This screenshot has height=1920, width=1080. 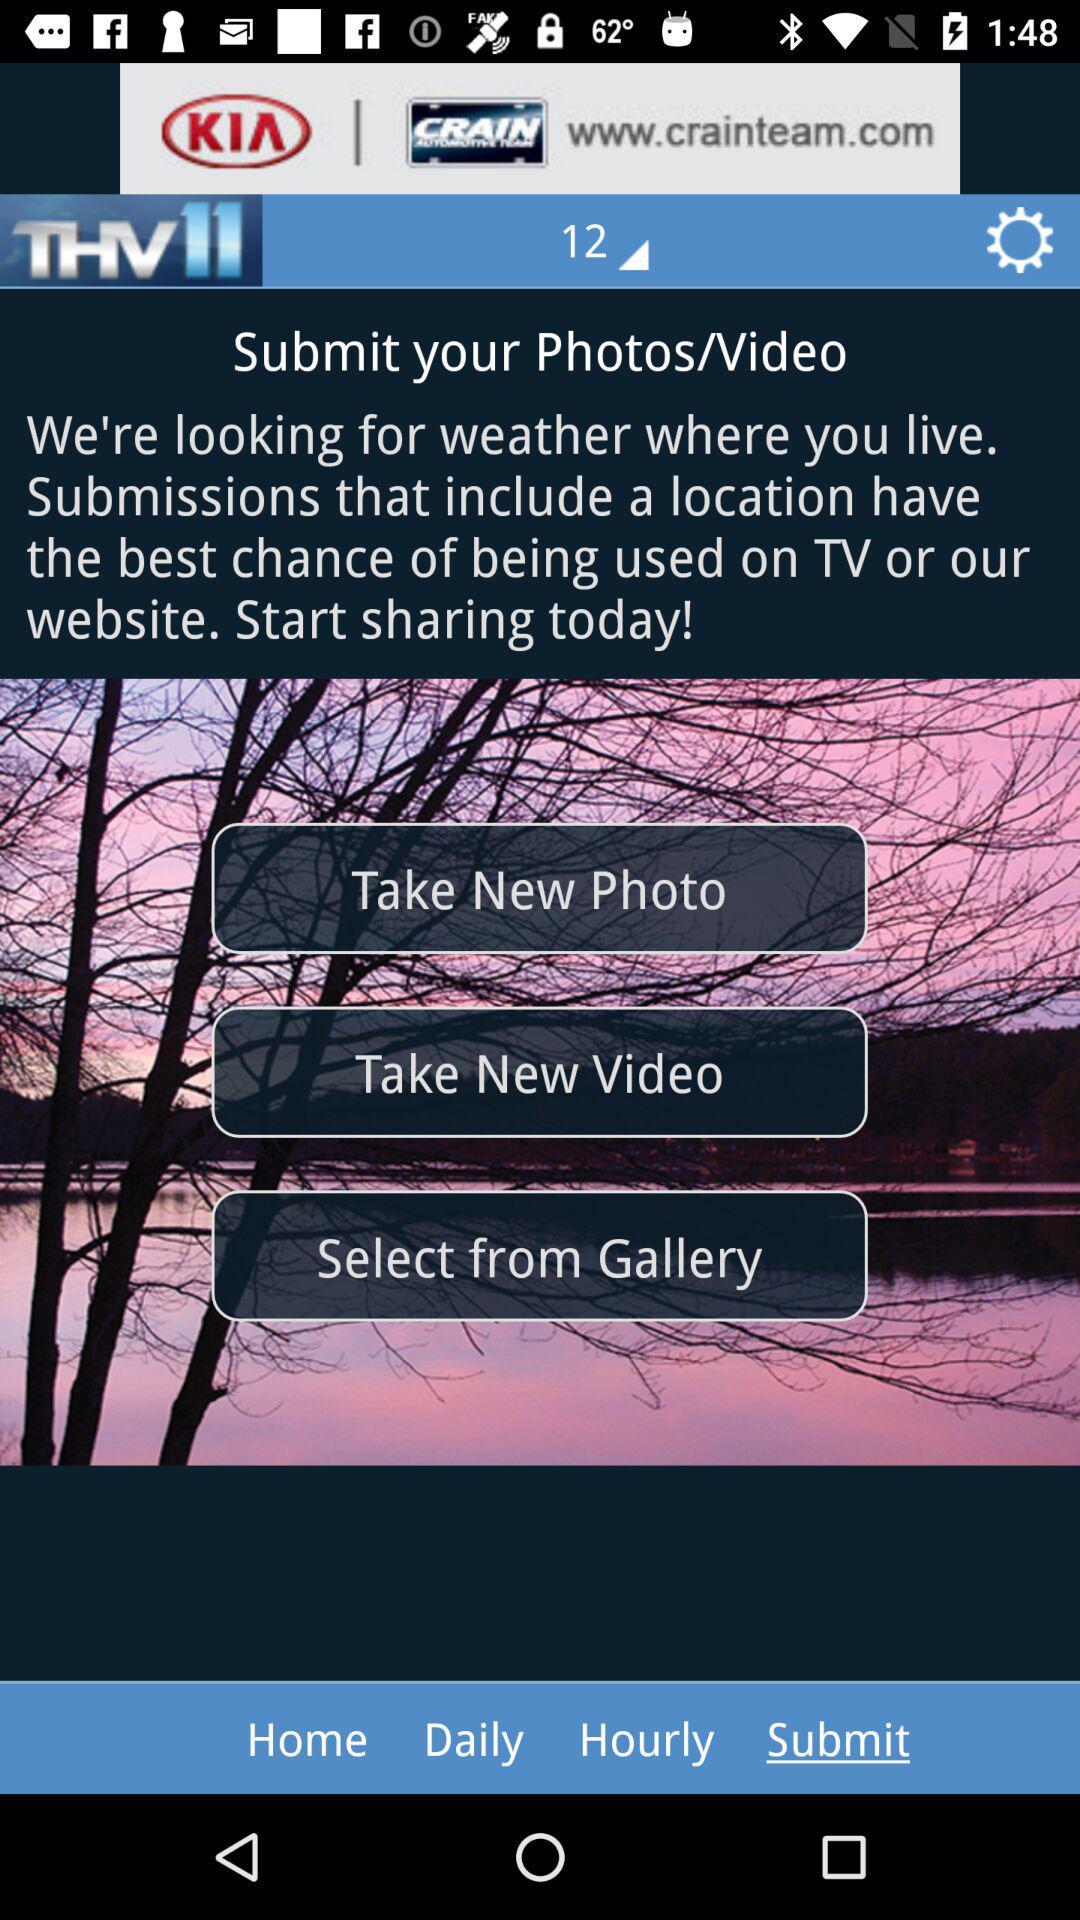 I want to click on item below the take new video item, so click(x=538, y=1254).